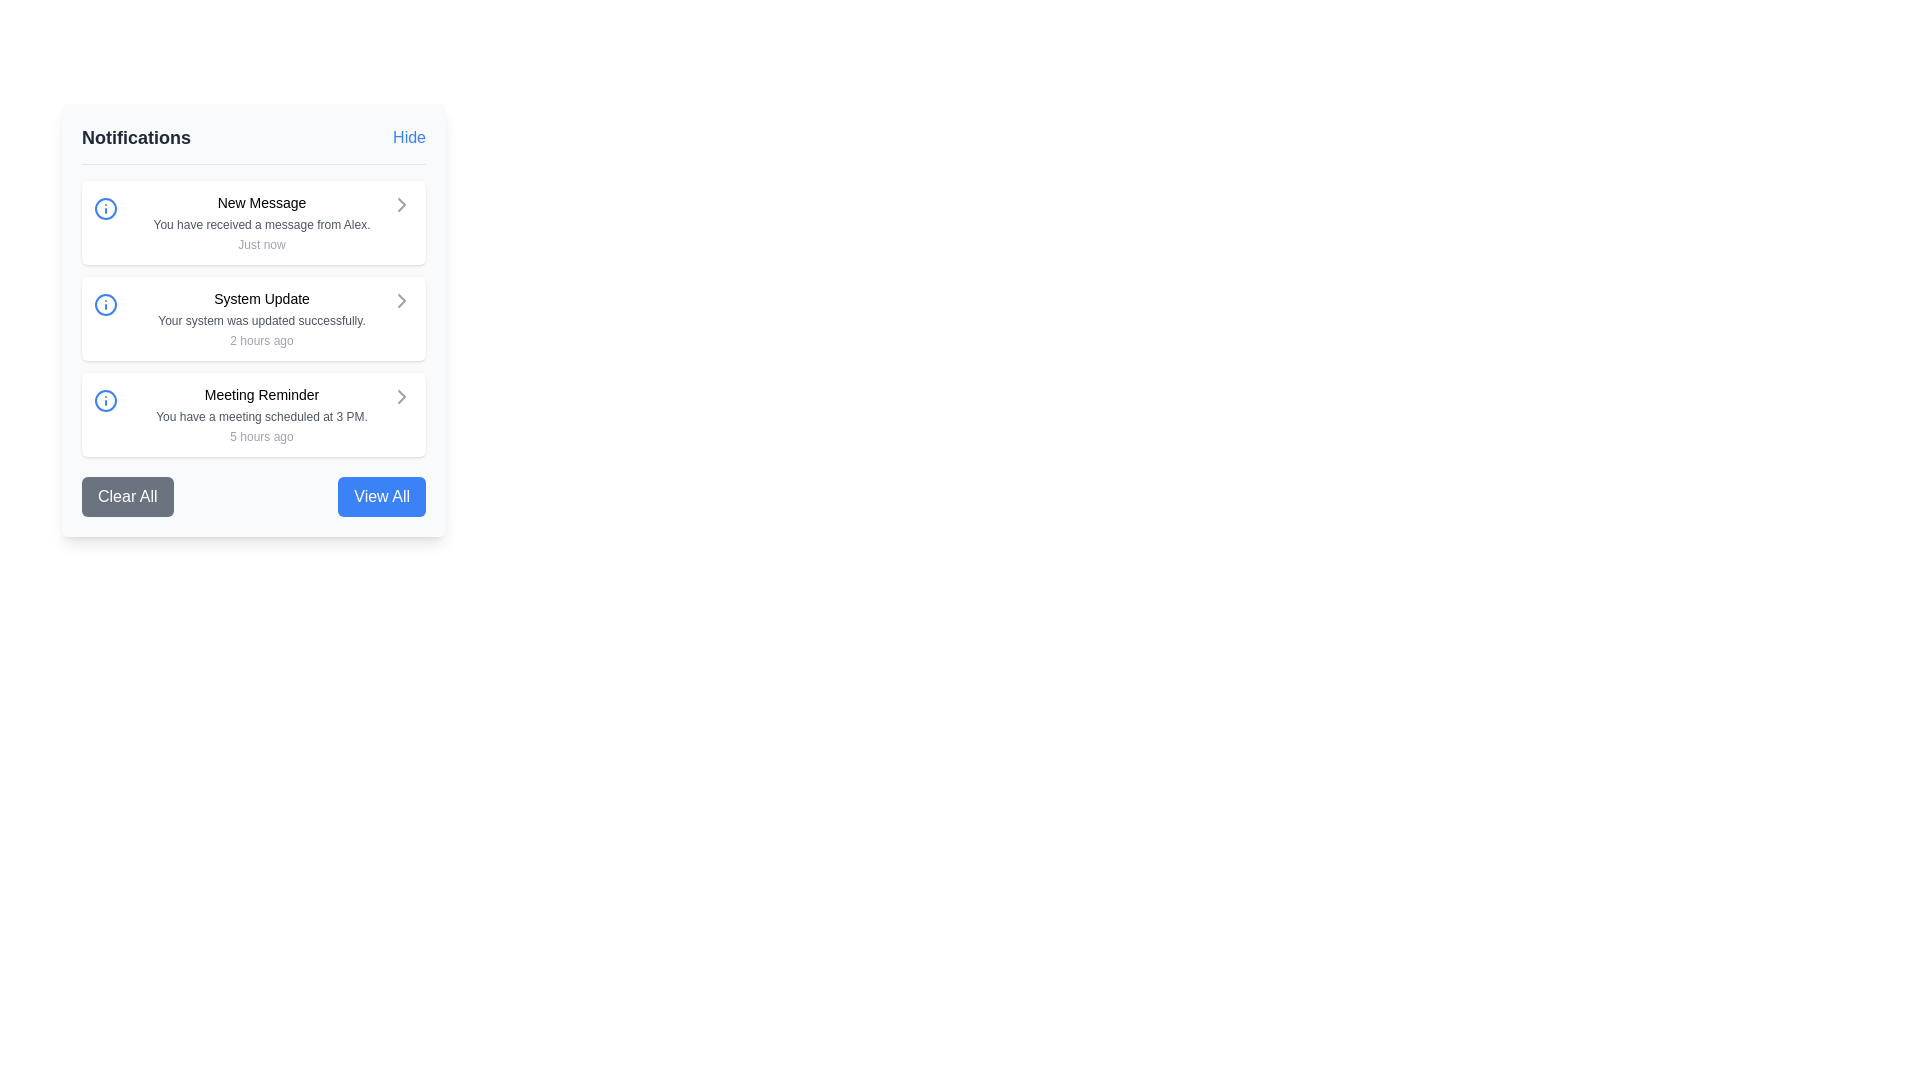 The image size is (1920, 1080). I want to click on notification details displayed in the first item of the notifications list, which includes a message and its timestamp, located at the center of the notification panel, so click(261, 223).